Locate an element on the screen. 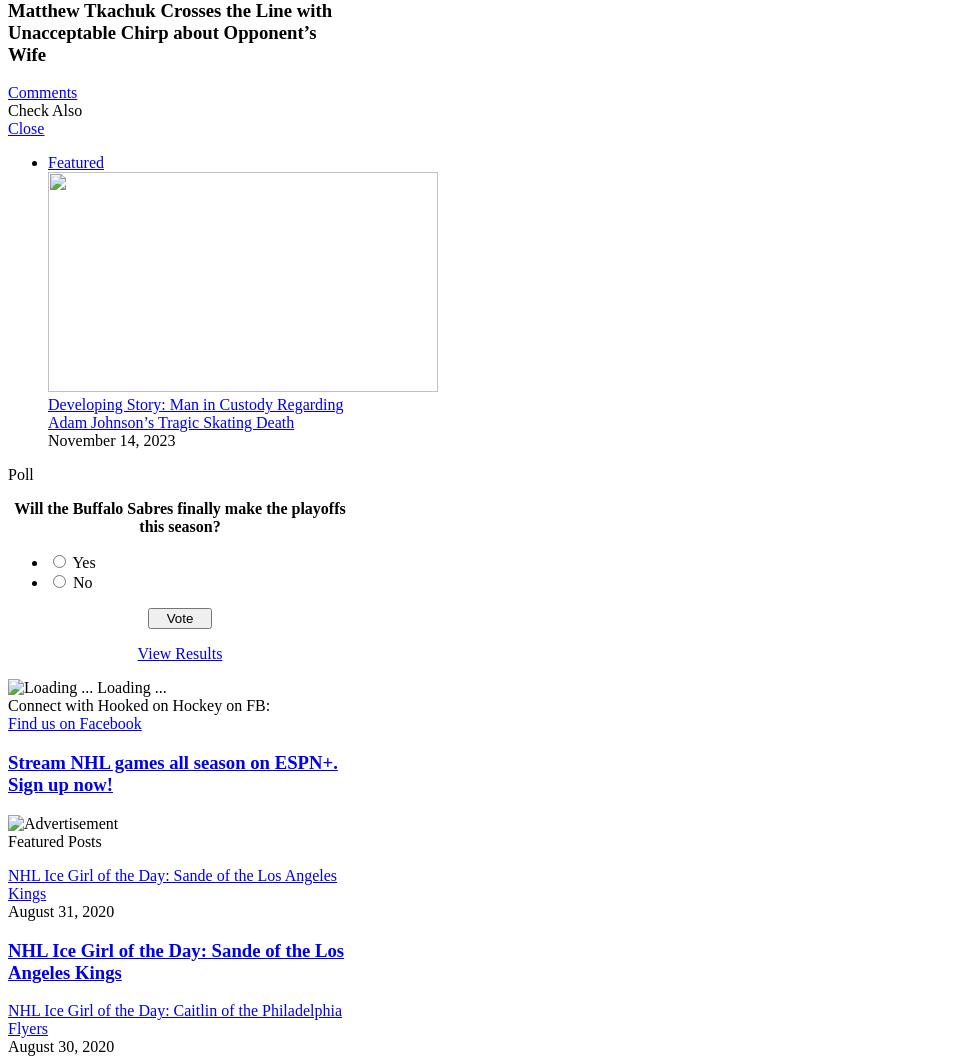 This screenshot has width=978, height=1056. 'Developing Story: Man in Custody Regarding Adam Johnson’s Tragic Skating Death' is located at coordinates (195, 413).